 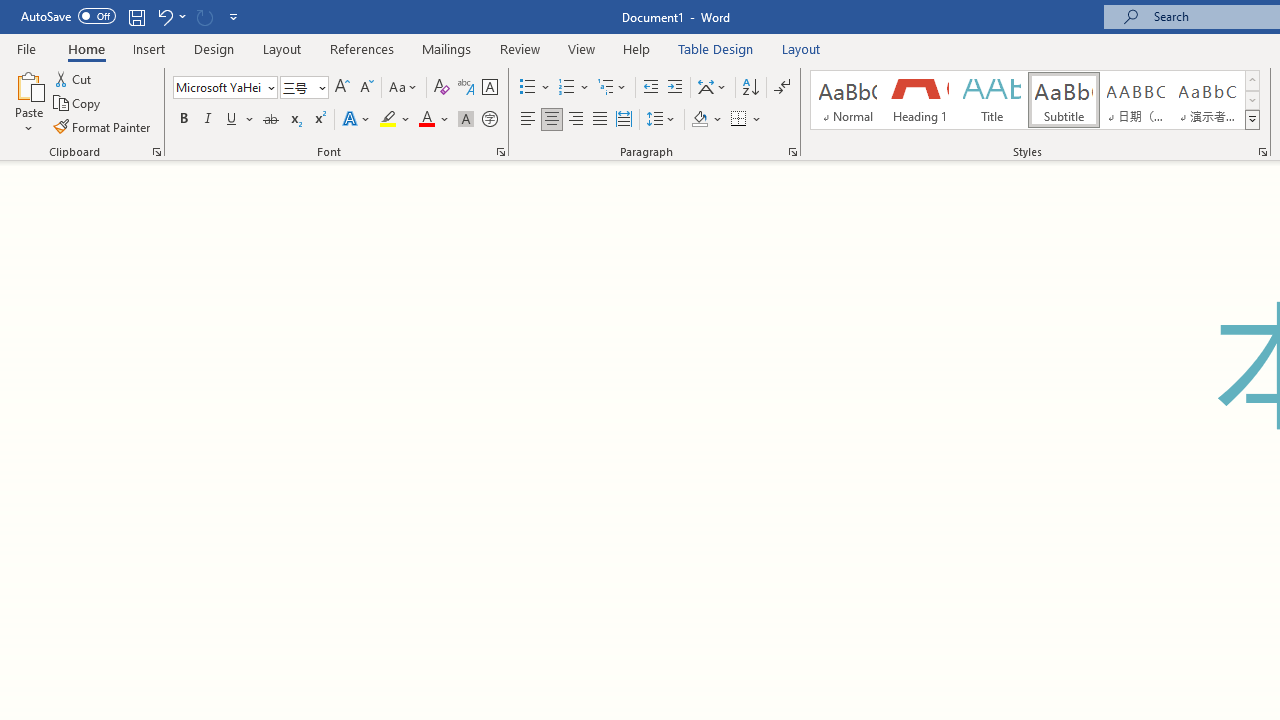 What do you see at coordinates (573, 86) in the screenshot?
I see `'Numbering'` at bounding box center [573, 86].